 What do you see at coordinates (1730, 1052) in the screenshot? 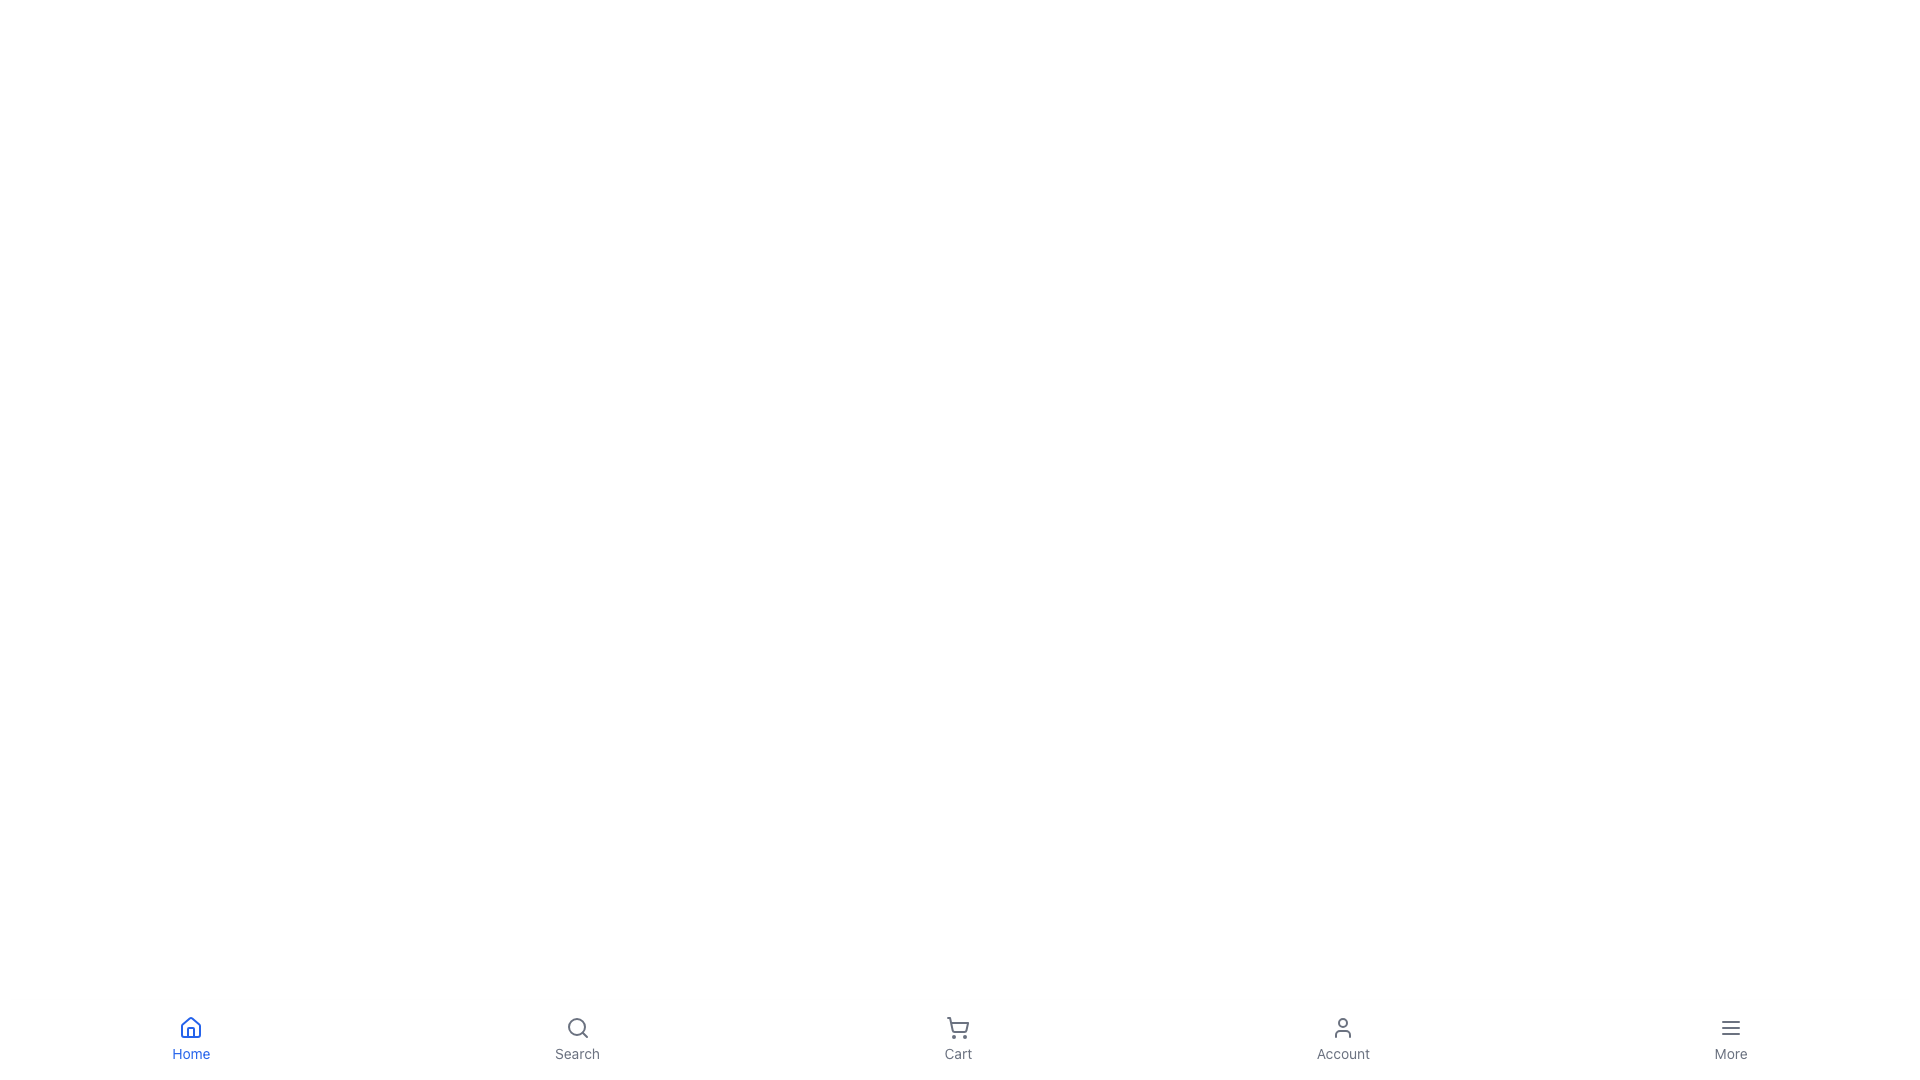
I see `the text label located at the bottom-right corner of the interface, which provides a visual description for the associated menu icon above it` at bounding box center [1730, 1052].